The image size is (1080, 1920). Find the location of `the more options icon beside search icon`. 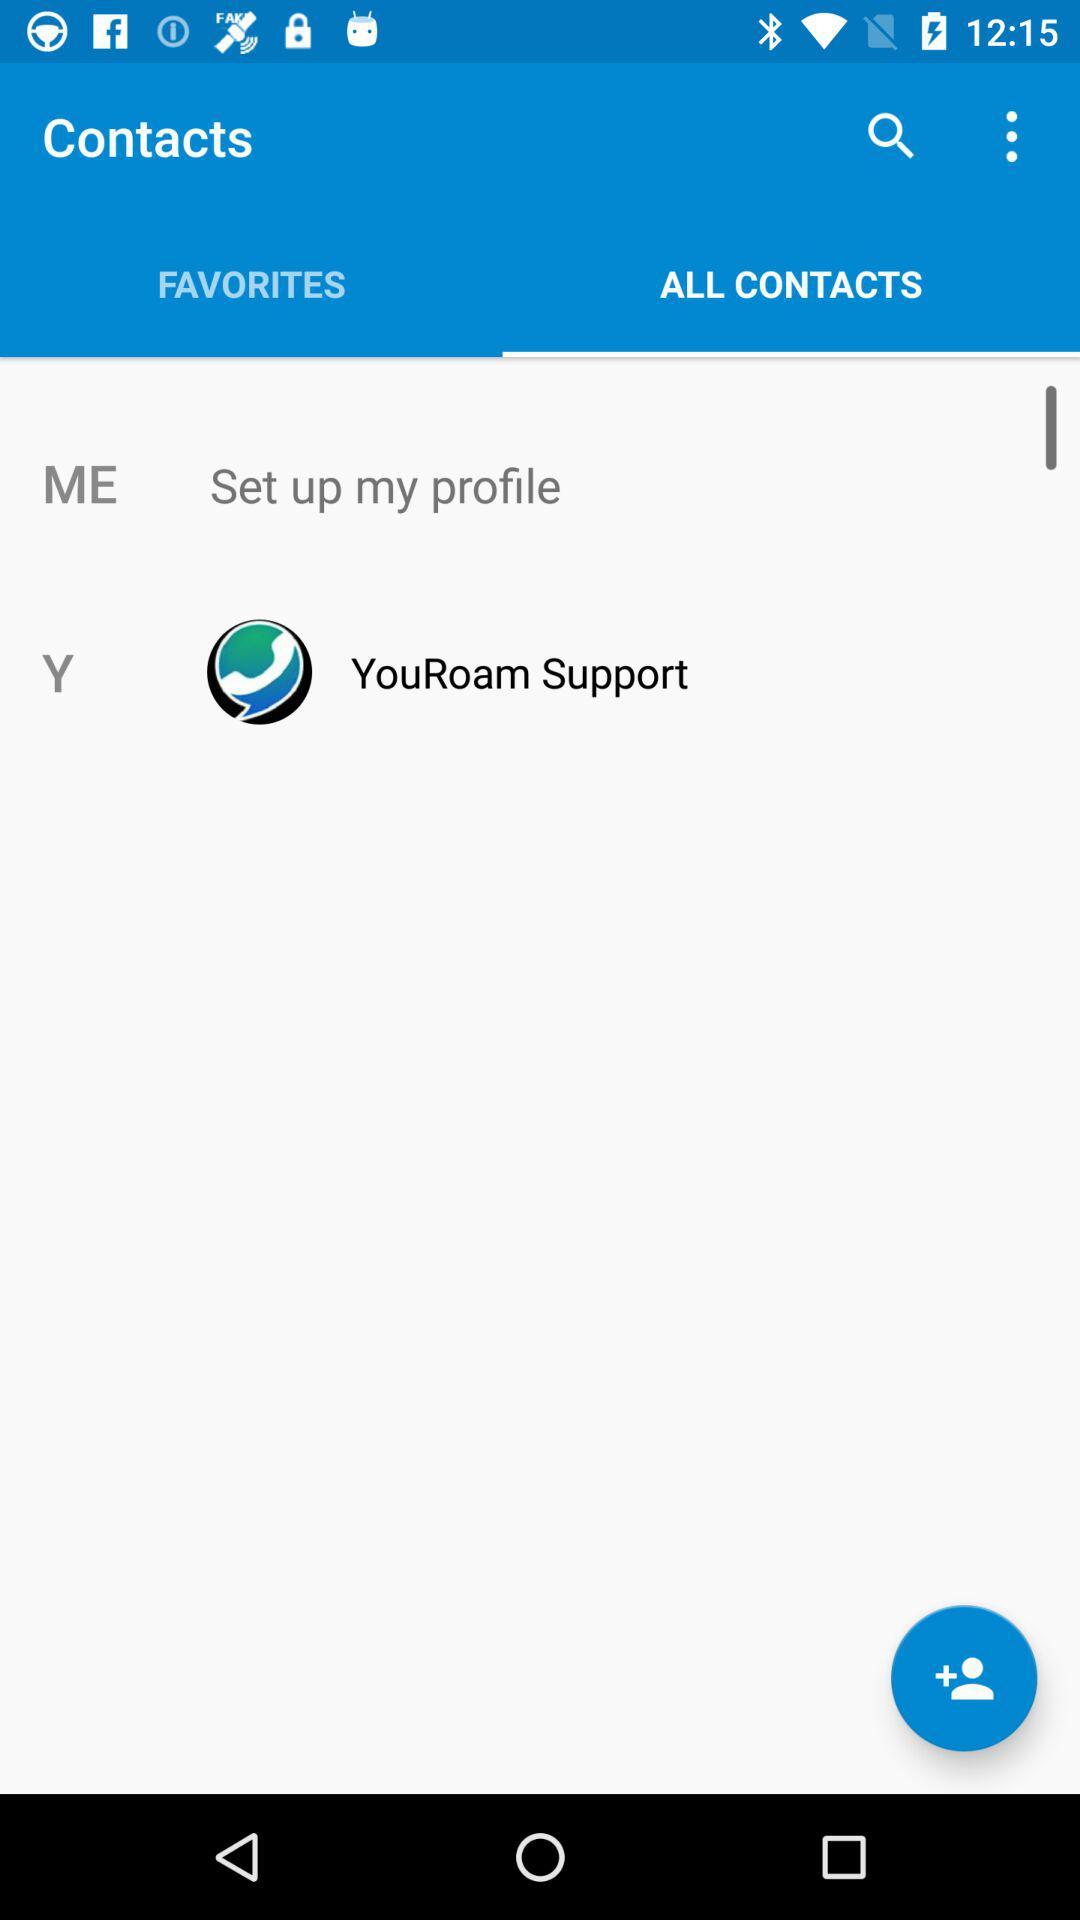

the more options icon beside search icon is located at coordinates (1017, 136).